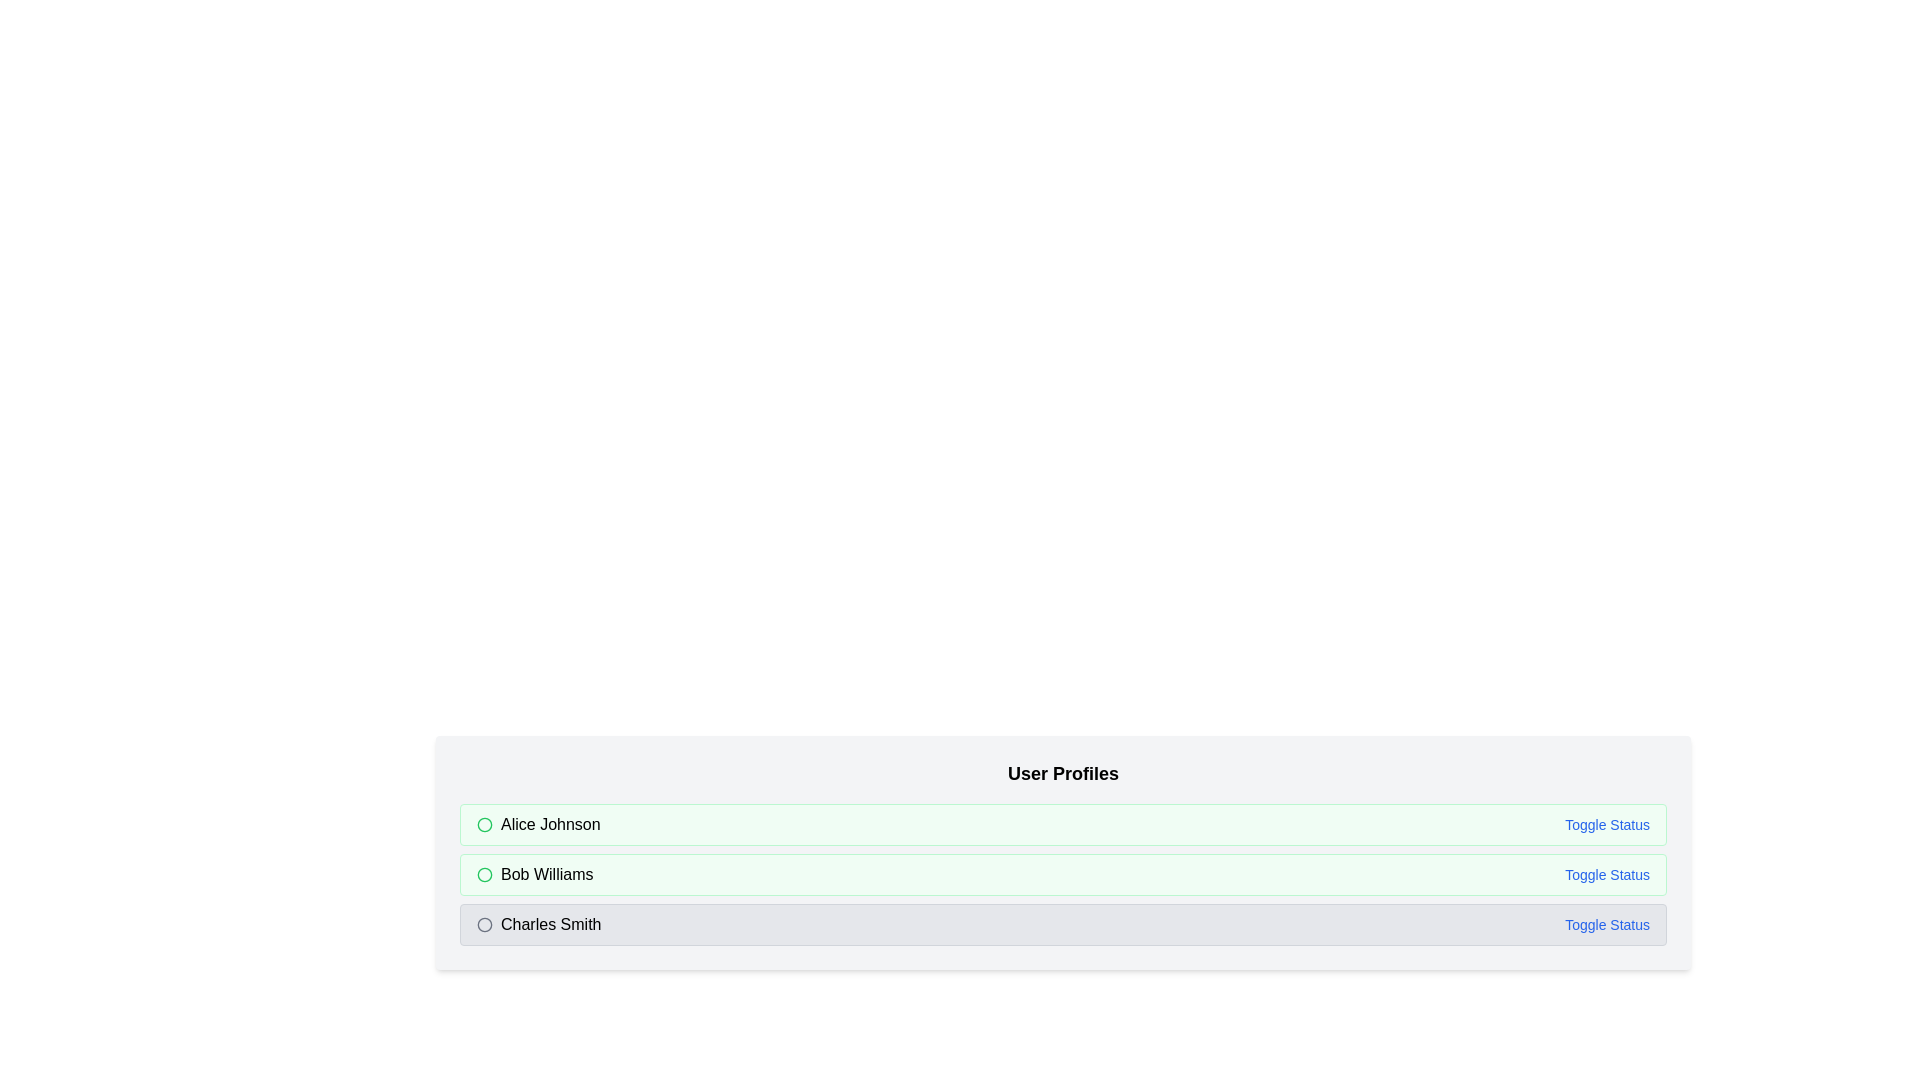 The image size is (1920, 1080). Describe the element at coordinates (484, 825) in the screenshot. I see `the first circular icon styled with a green outline, positioned to the left of the text 'Alice Johnson', for status indication` at that location.